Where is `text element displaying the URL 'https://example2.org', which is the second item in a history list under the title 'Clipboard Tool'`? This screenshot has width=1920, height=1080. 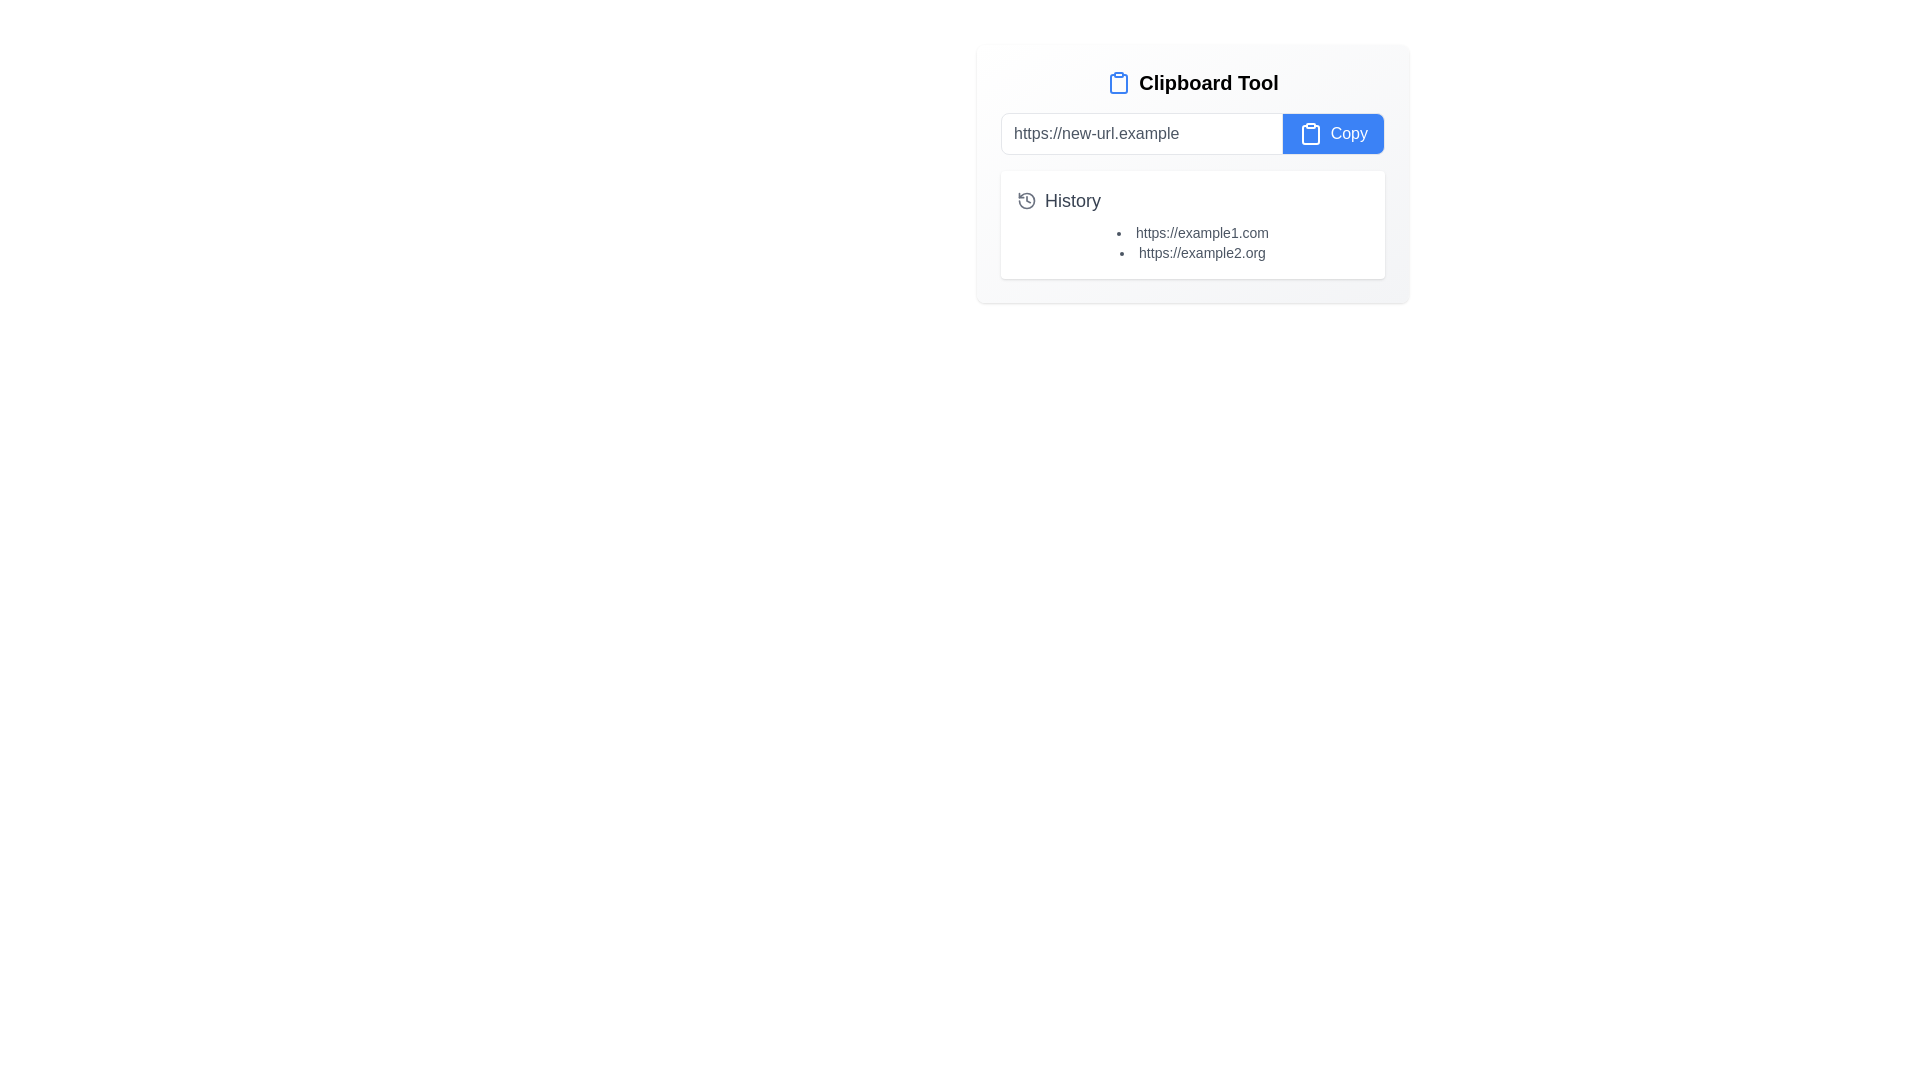
text element displaying the URL 'https://example2.org', which is the second item in a history list under the title 'Clipboard Tool' is located at coordinates (1193, 252).